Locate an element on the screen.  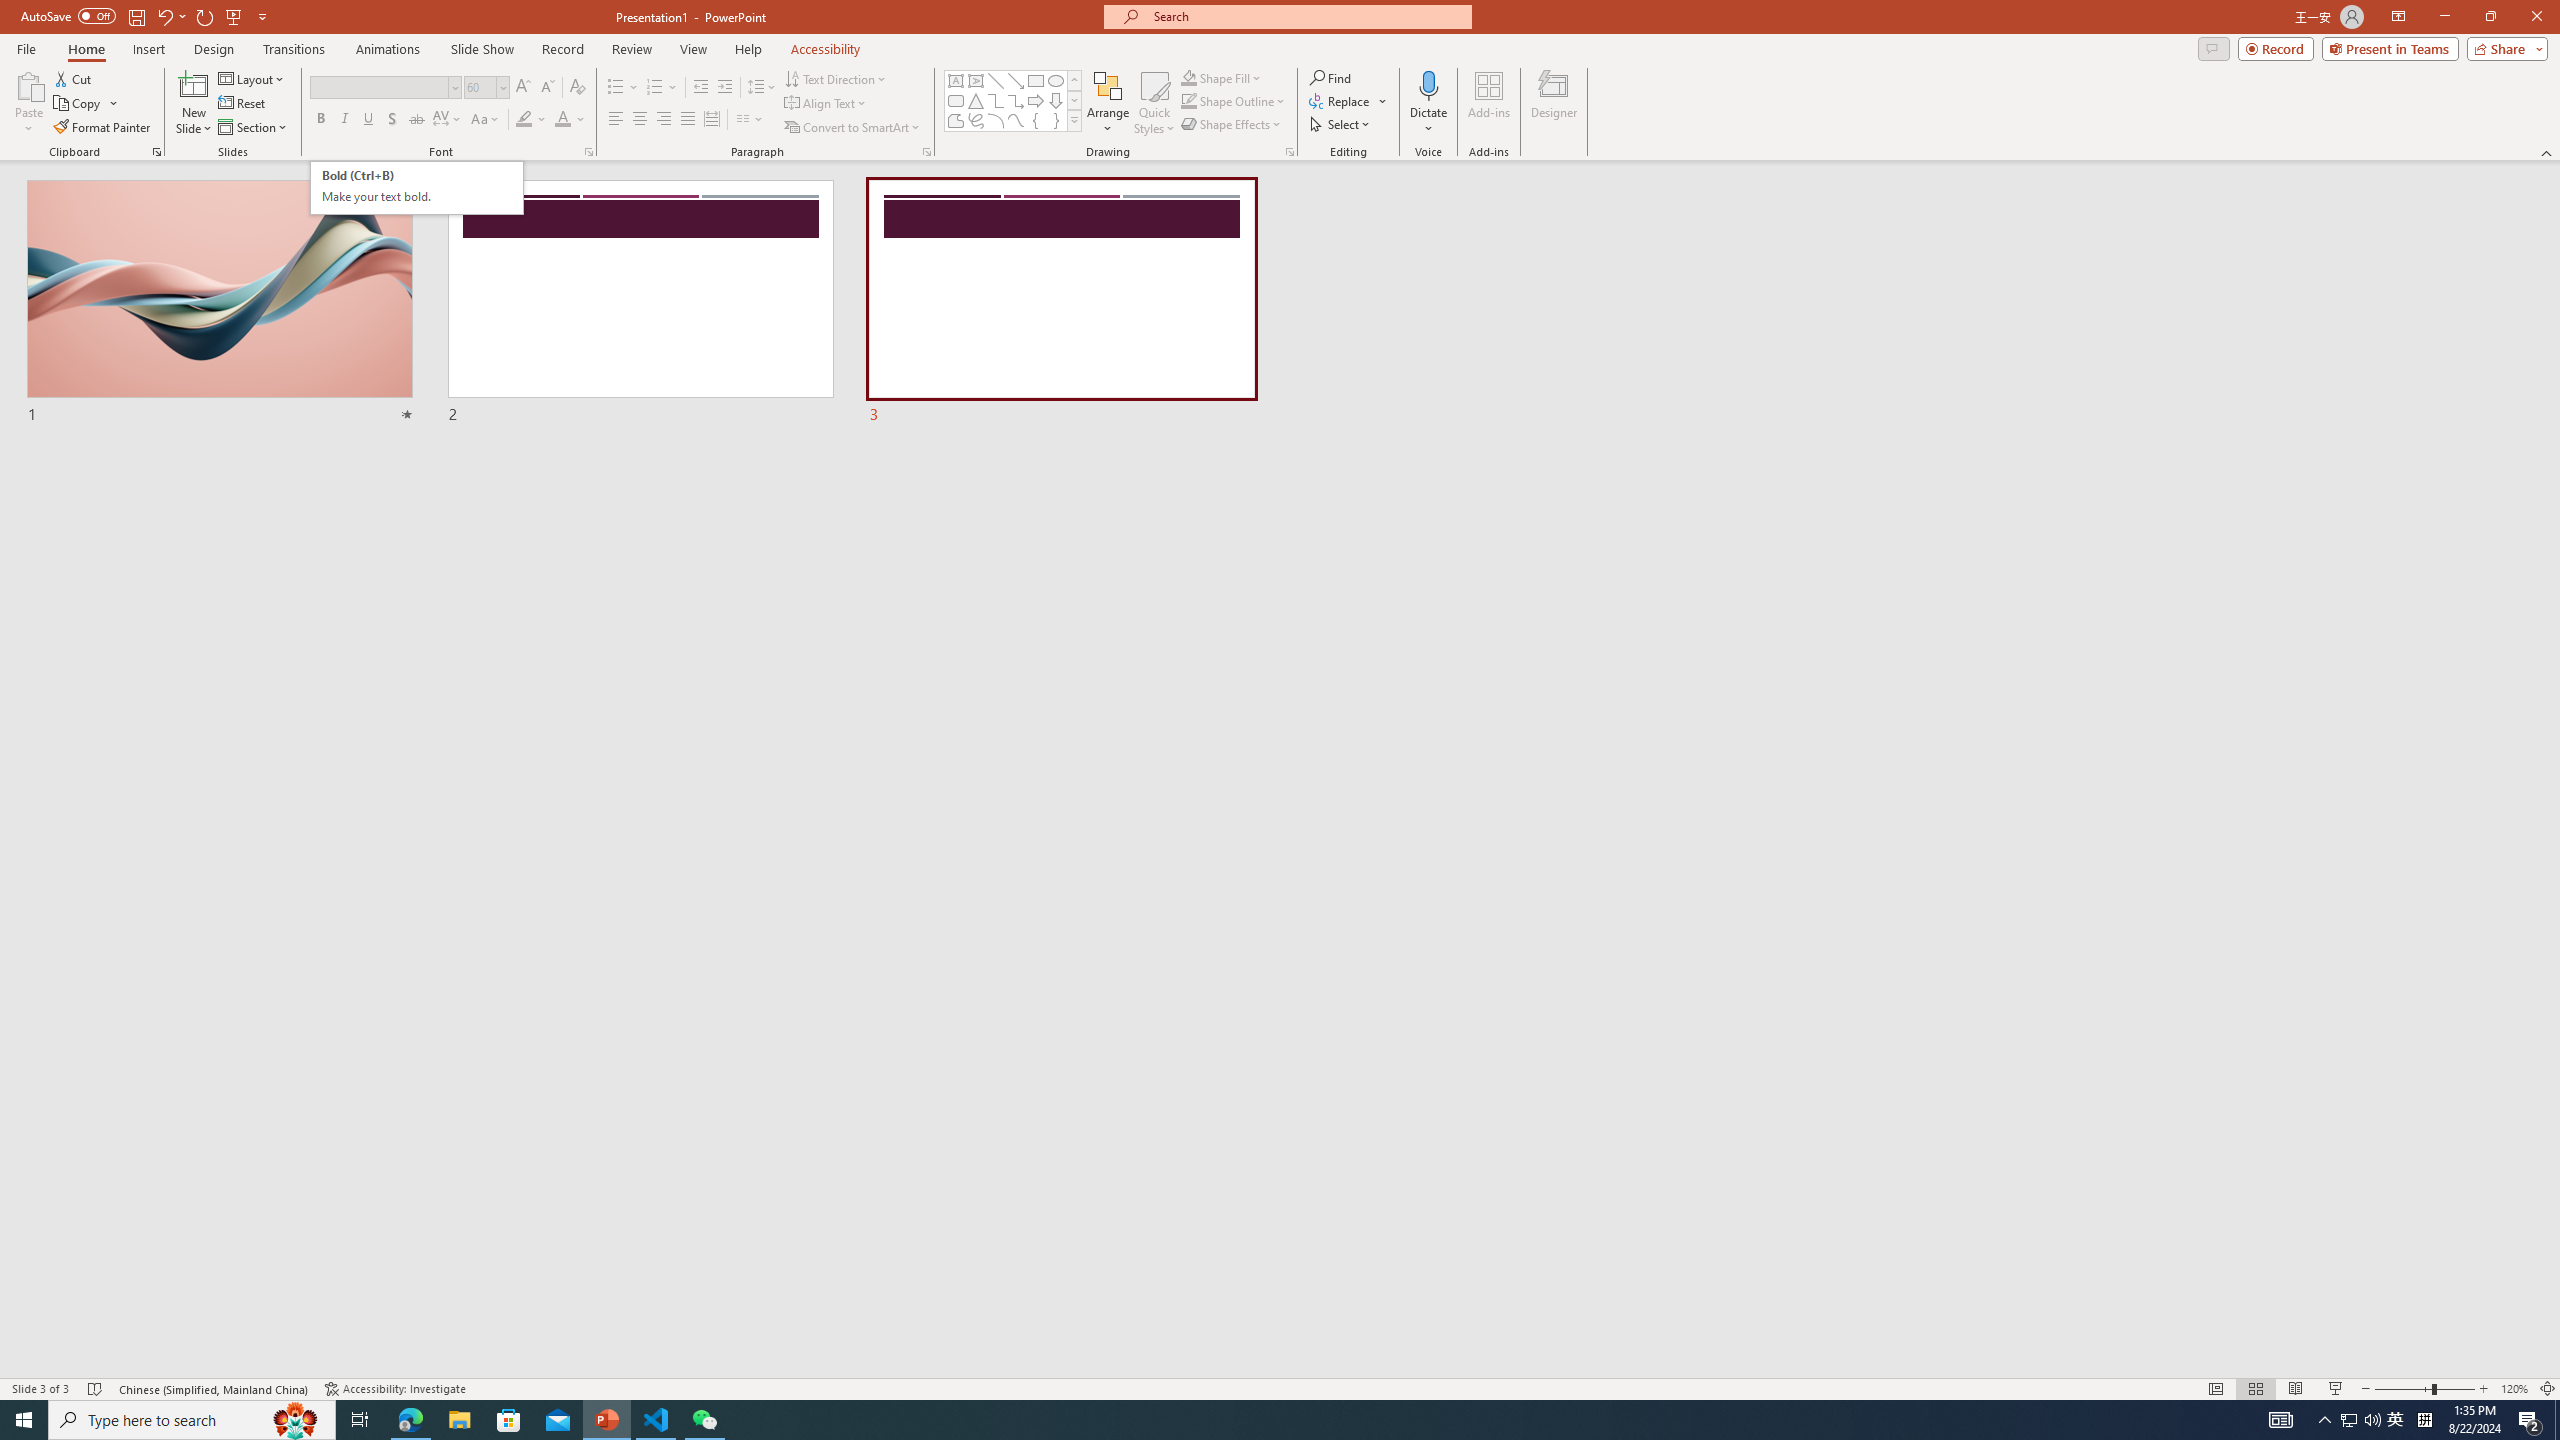
'Reset' is located at coordinates (242, 103).